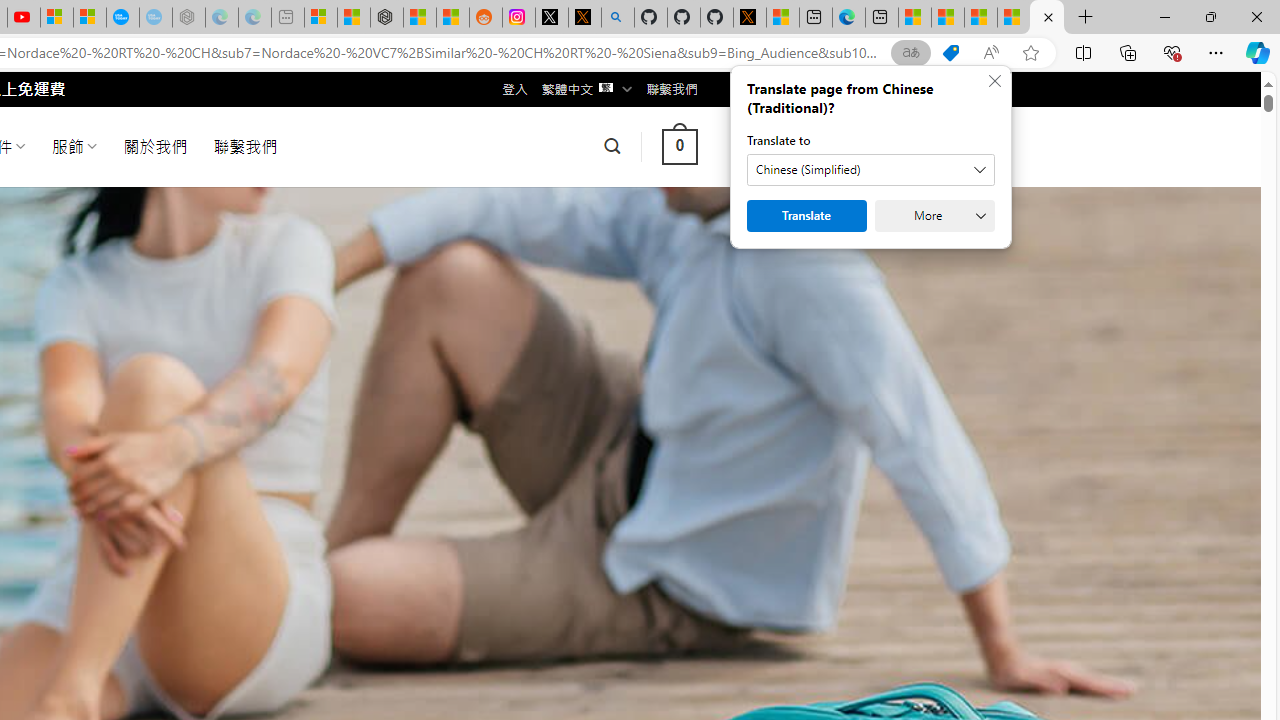 The height and width of the screenshot is (720, 1280). What do you see at coordinates (1014, 17) in the screenshot?
I see `'Microsoft Start'` at bounding box center [1014, 17].